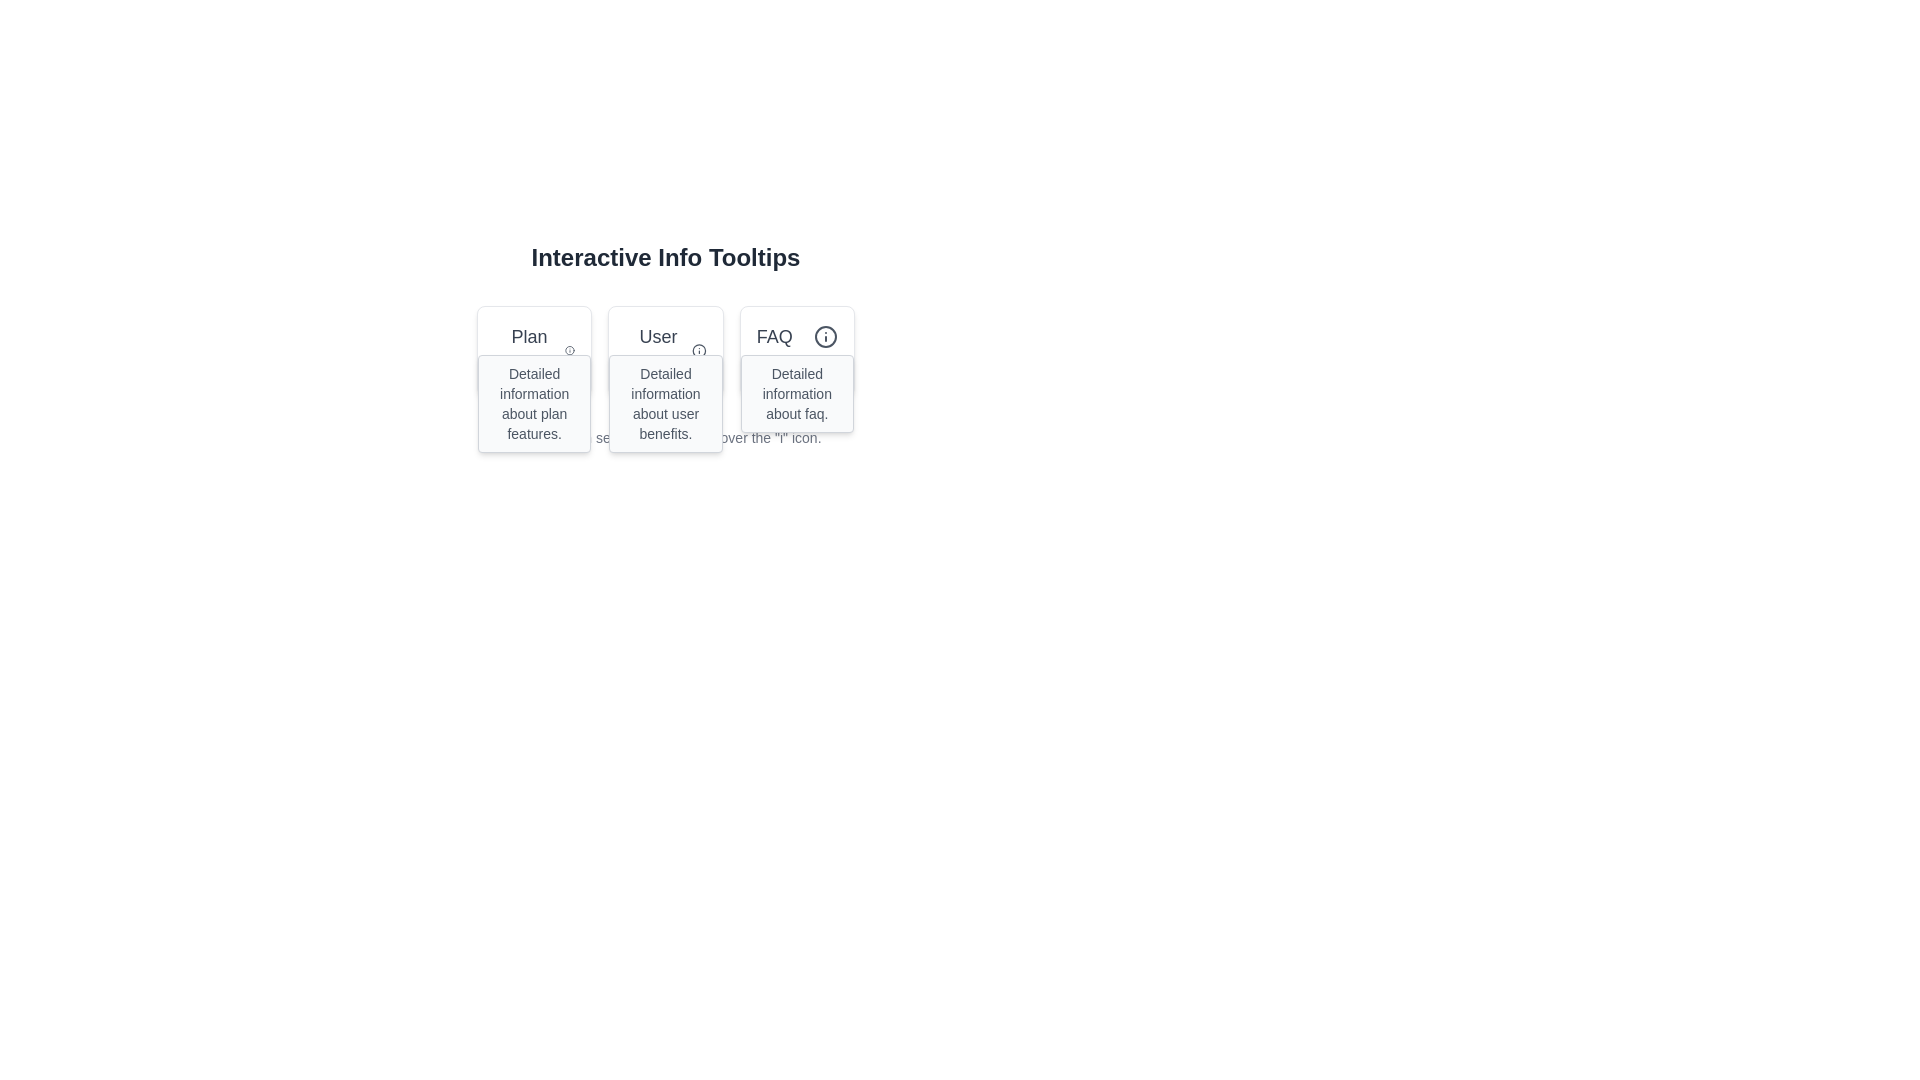 Image resolution: width=1920 pixels, height=1080 pixels. What do you see at coordinates (529, 350) in the screenshot?
I see `text displayed in the 'Plan Features' text label, which is centrally located in the first card of a horizontal arrangement of three cards` at bounding box center [529, 350].